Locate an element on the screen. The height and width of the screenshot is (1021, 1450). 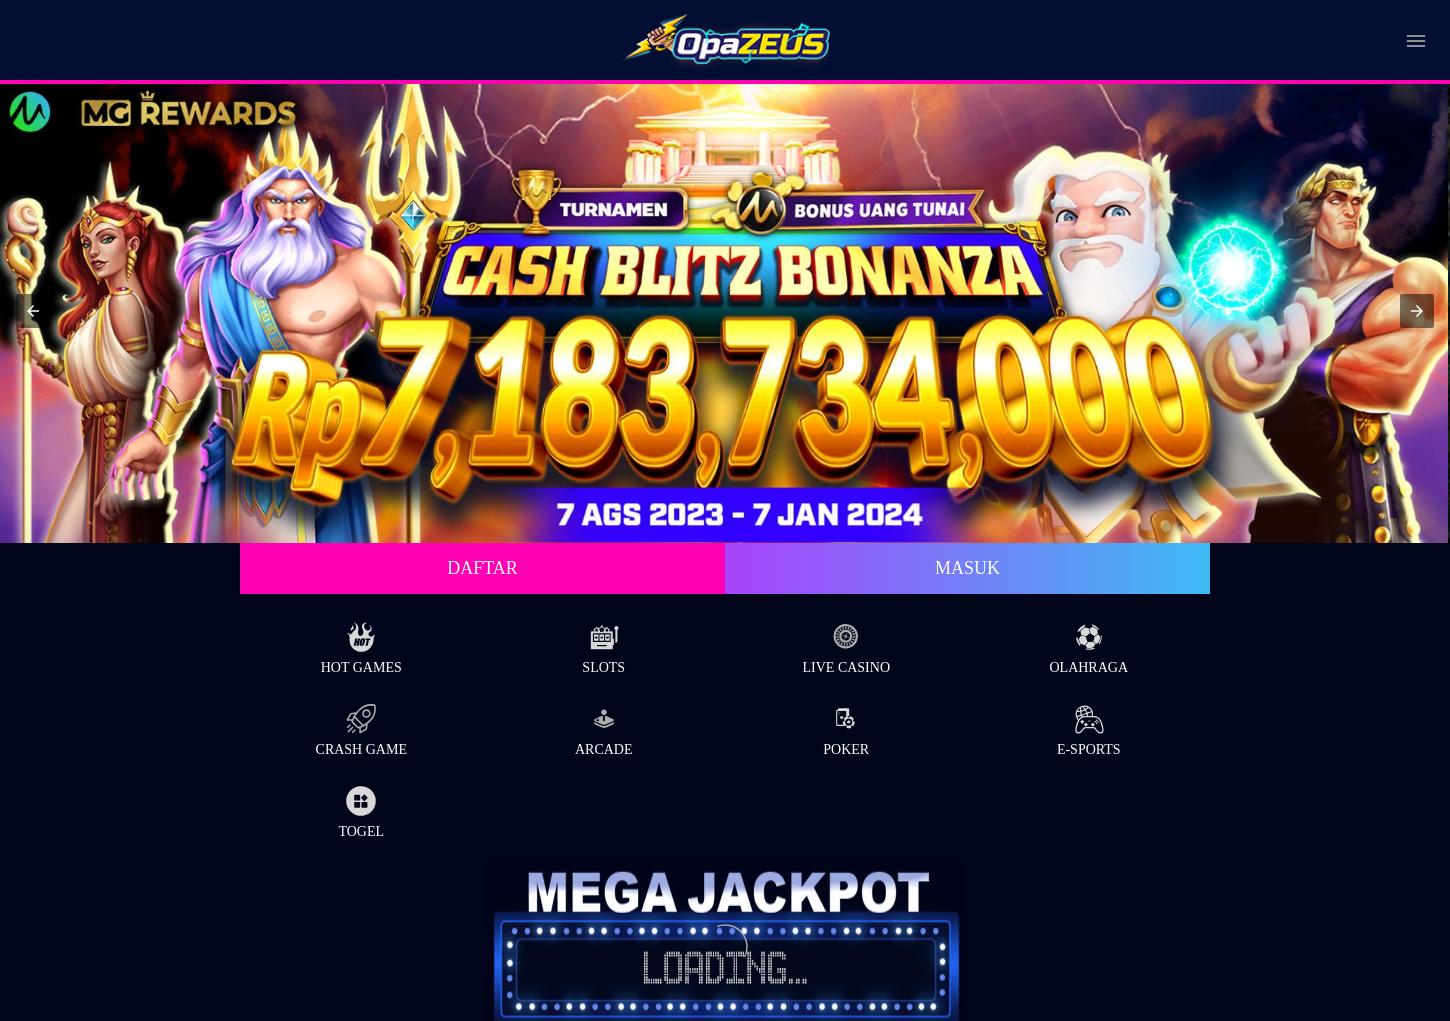
'Live Casino' is located at coordinates (845, 665).